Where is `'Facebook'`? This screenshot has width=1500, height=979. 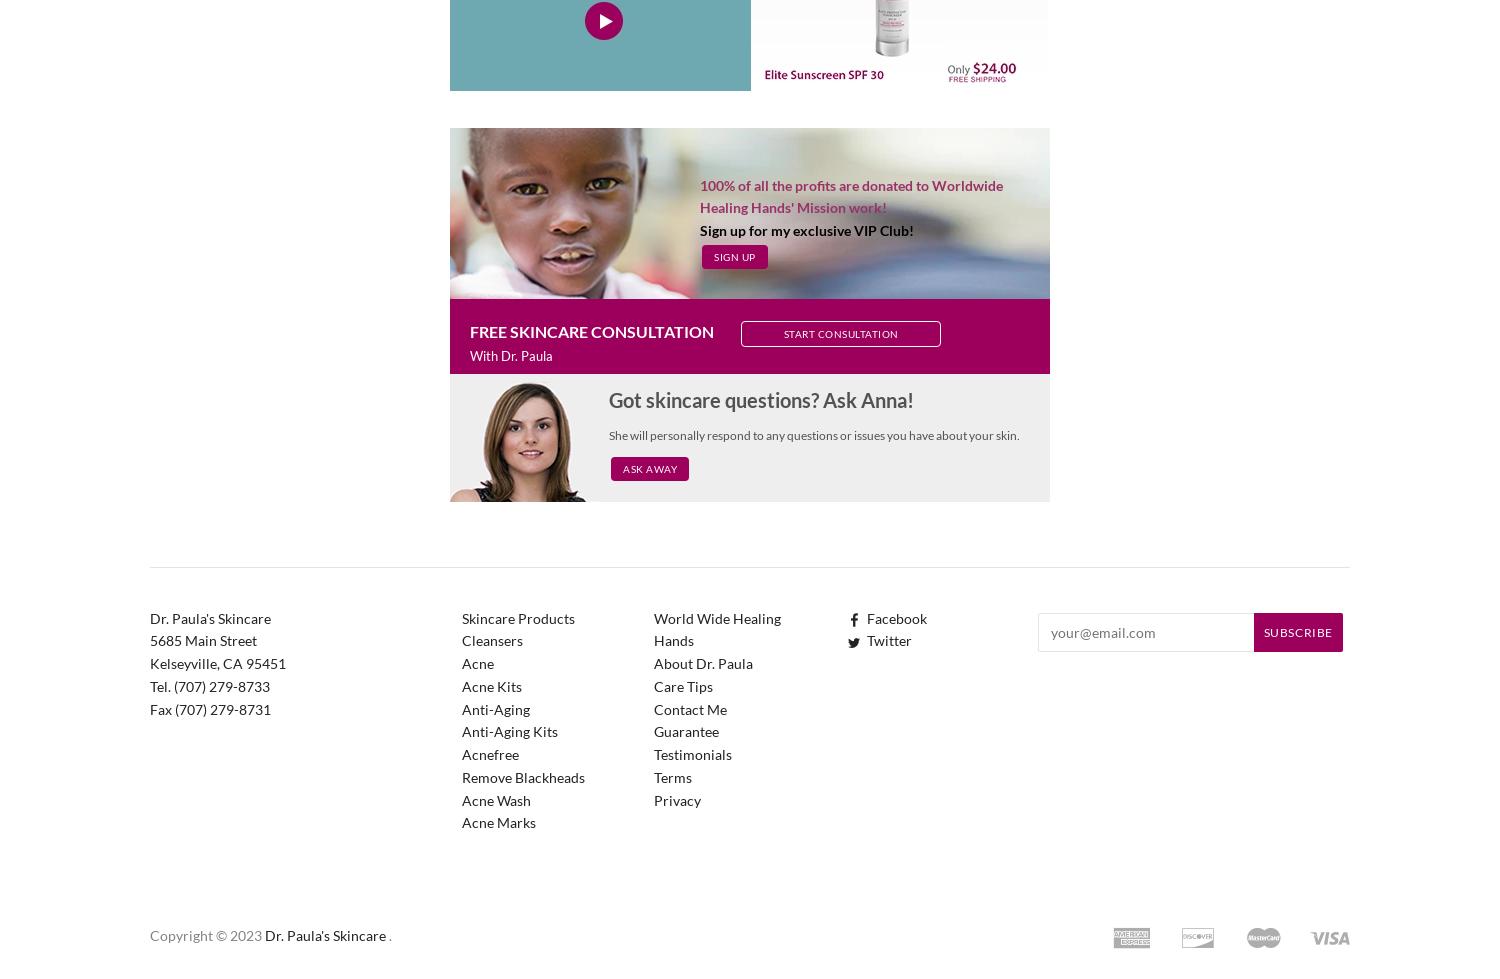
'Facebook' is located at coordinates (897, 616).